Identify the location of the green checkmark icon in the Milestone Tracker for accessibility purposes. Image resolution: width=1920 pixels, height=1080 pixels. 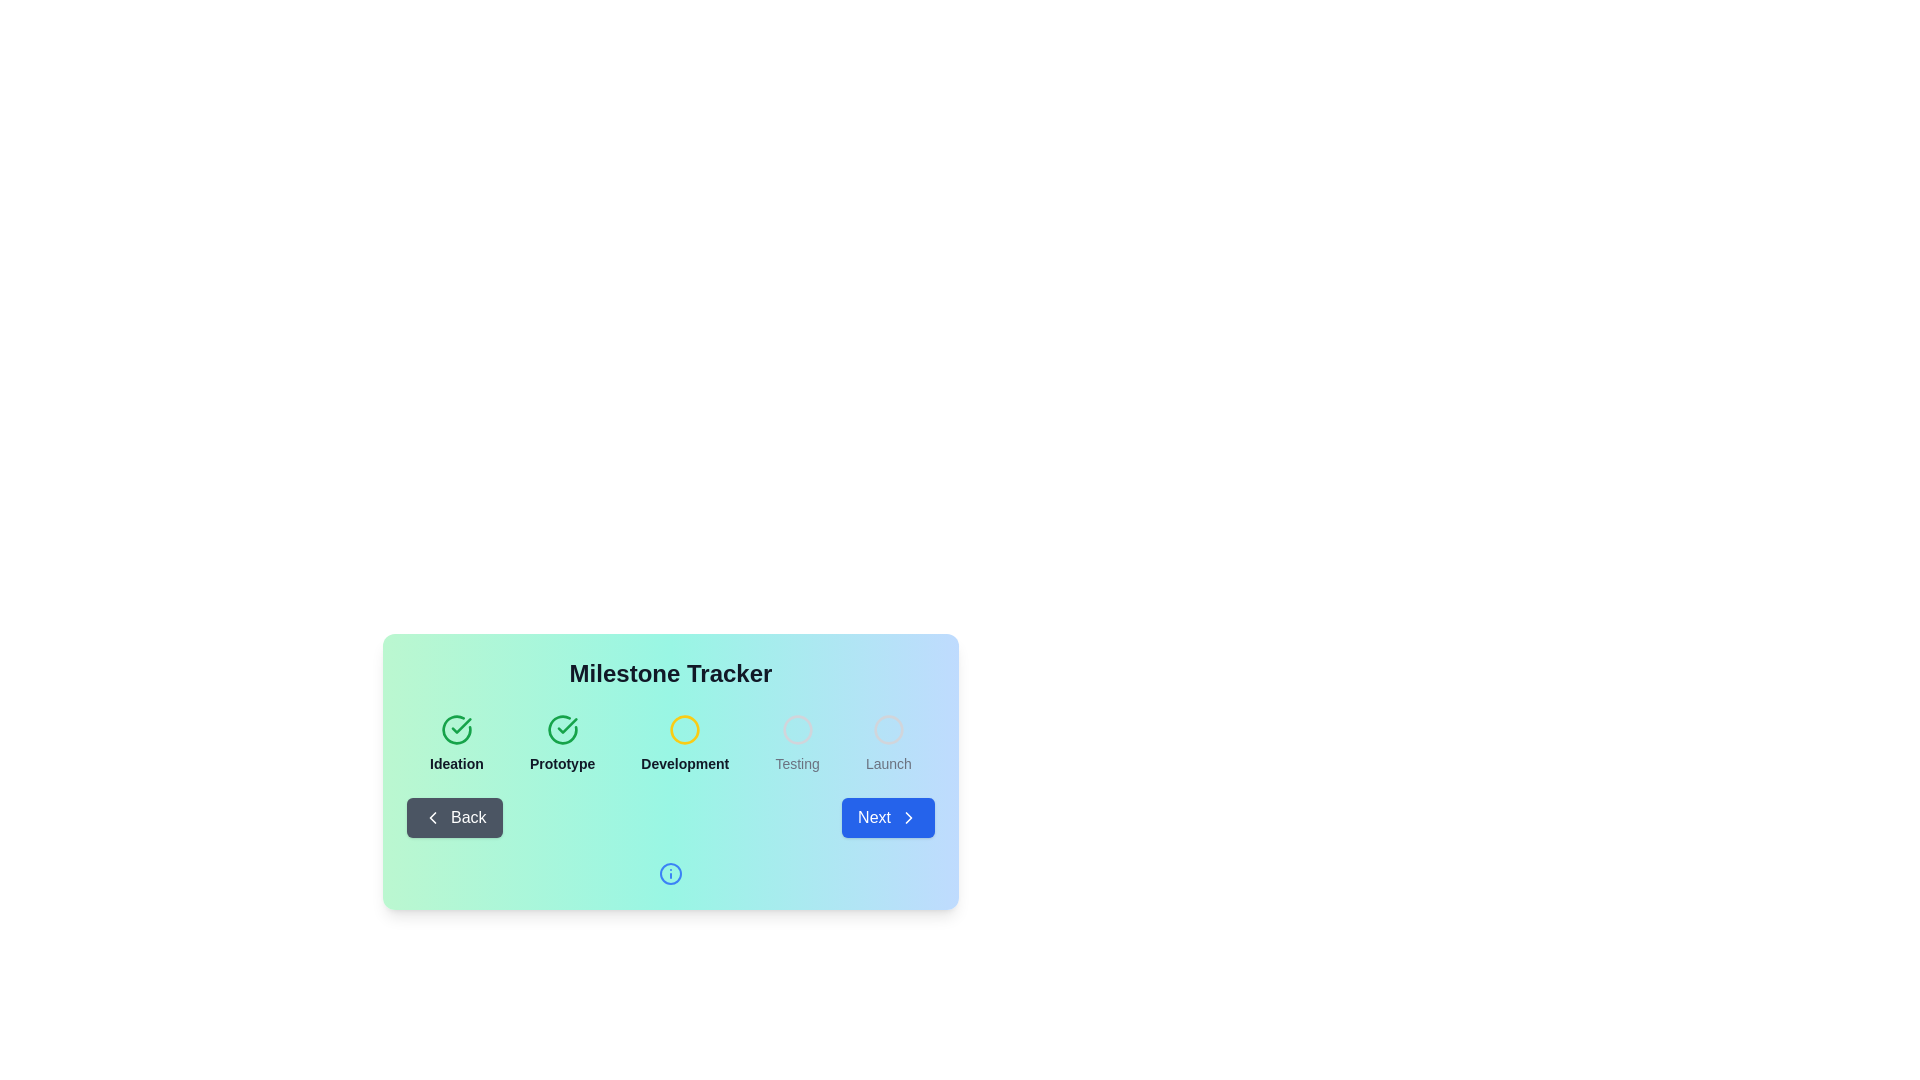
(455, 729).